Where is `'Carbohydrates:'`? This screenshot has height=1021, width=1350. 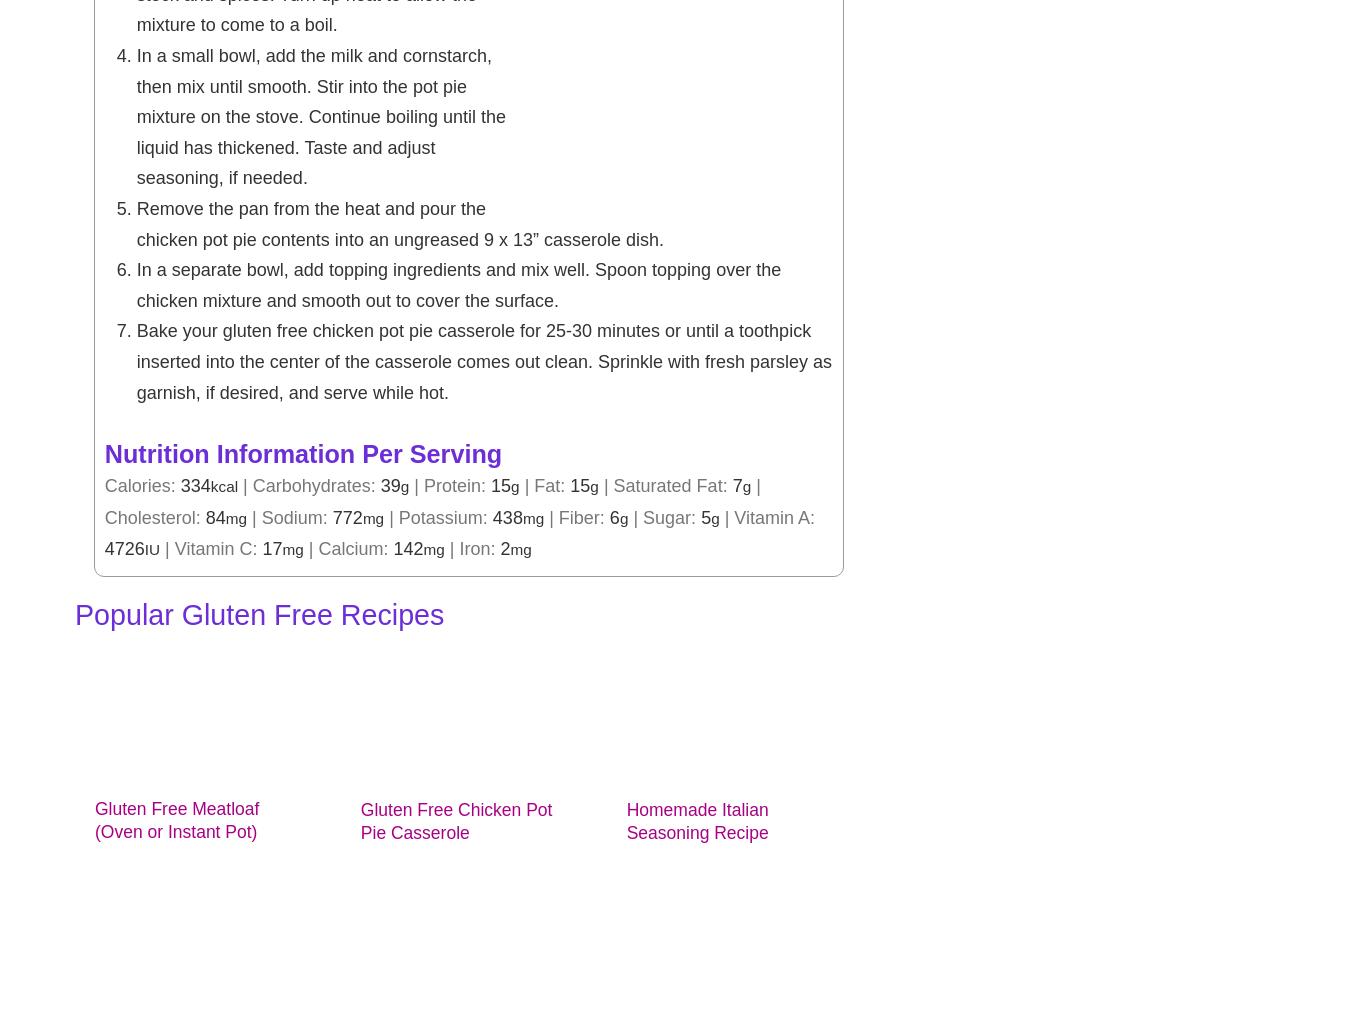
'Carbohydrates:' is located at coordinates (315, 484).